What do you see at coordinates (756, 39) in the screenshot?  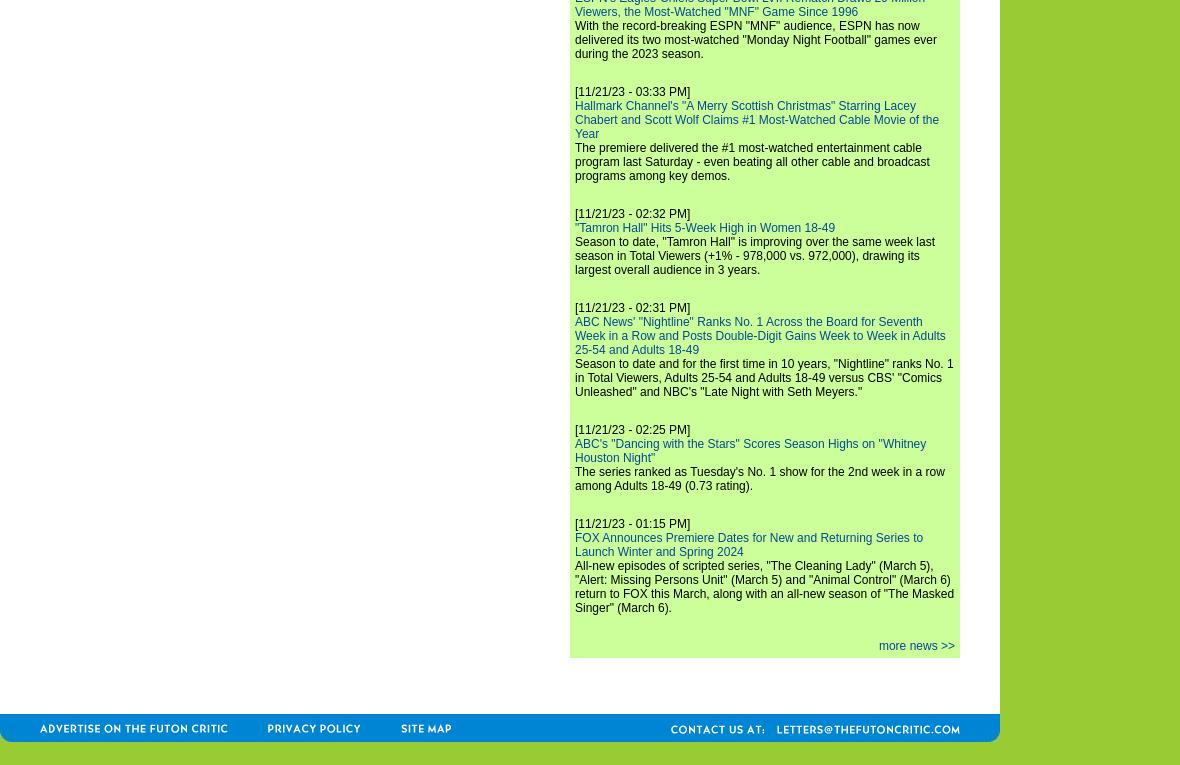 I see `'With the record-breaking ESPN "MNF" audience, ESPN has now delivered its two most-watched "Monday Night Football" games ever during the 2023 season.'` at bounding box center [756, 39].